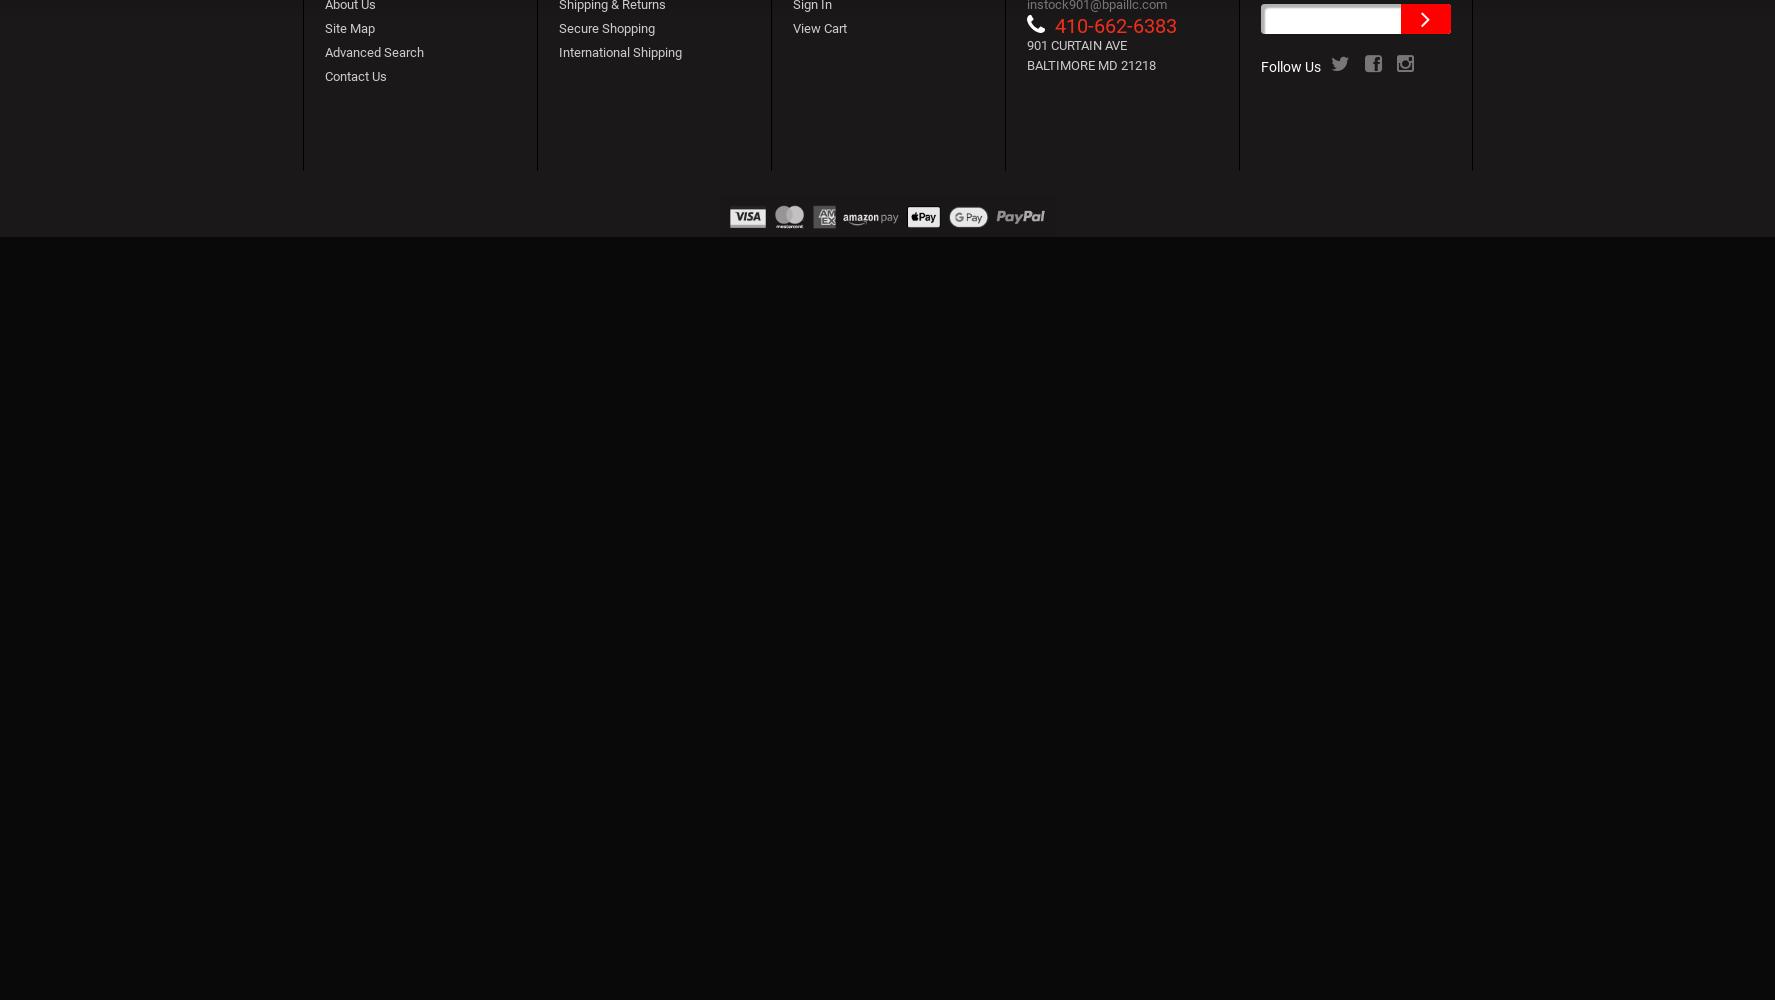 This screenshot has width=1775, height=1000. What do you see at coordinates (1085, 45) in the screenshot?
I see `'901 CURTAIN AVE'` at bounding box center [1085, 45].